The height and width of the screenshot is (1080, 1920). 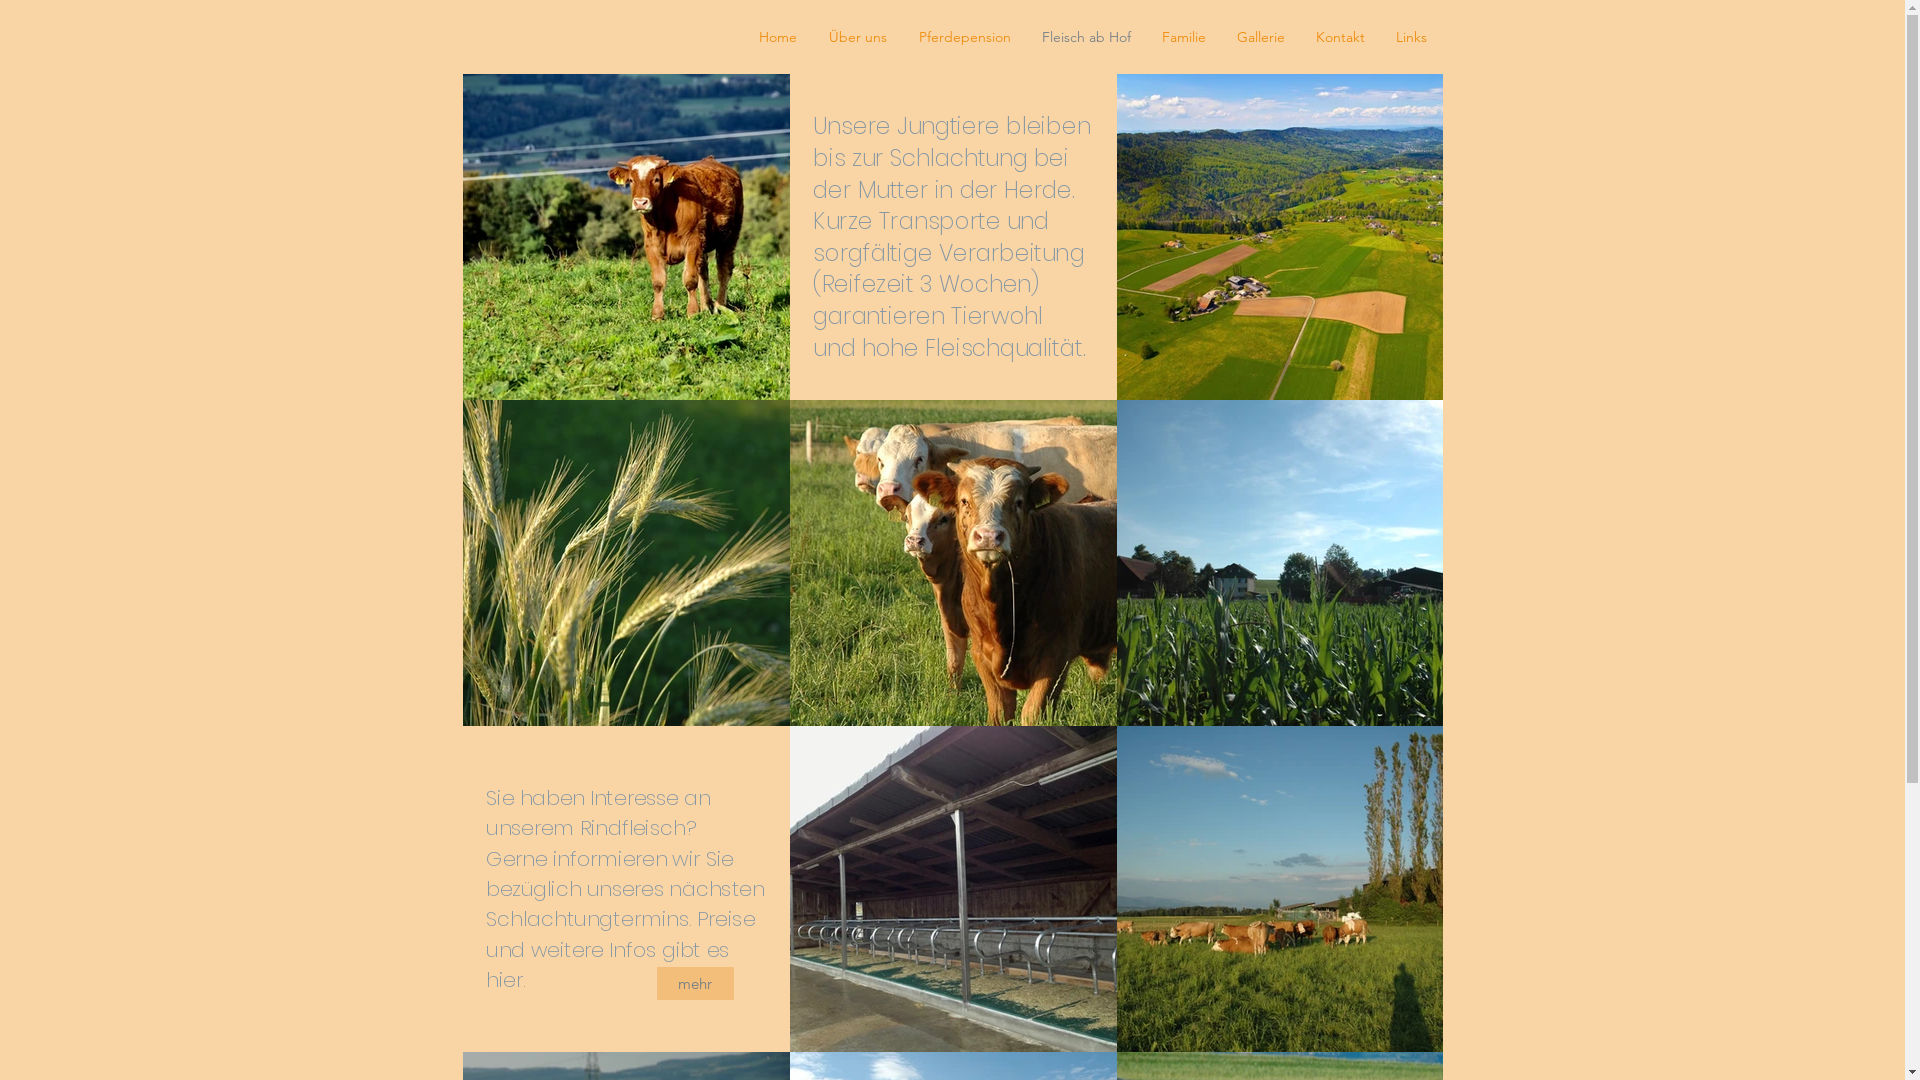 I want to click on 'Home', so click(x=776, y=37).